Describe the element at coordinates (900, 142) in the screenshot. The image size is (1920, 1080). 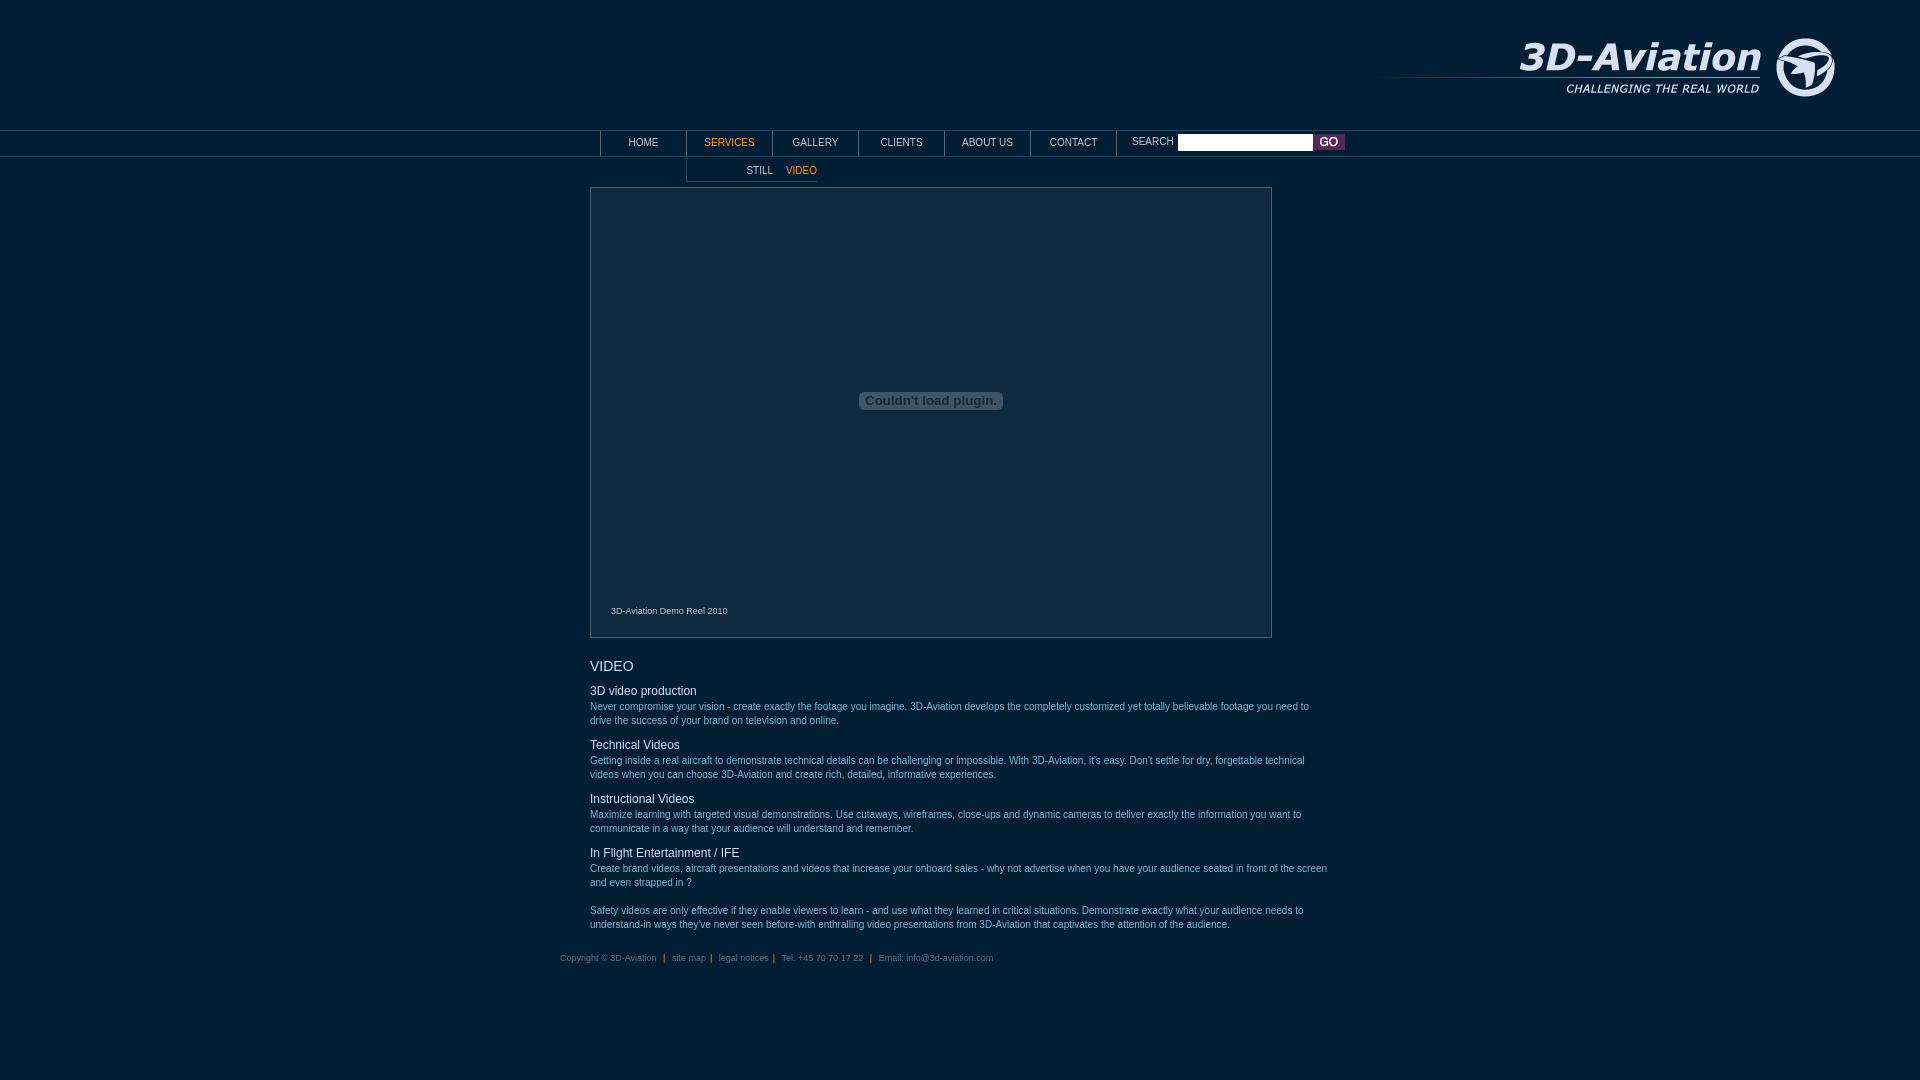
I see `'CLIENTS'` at that location.